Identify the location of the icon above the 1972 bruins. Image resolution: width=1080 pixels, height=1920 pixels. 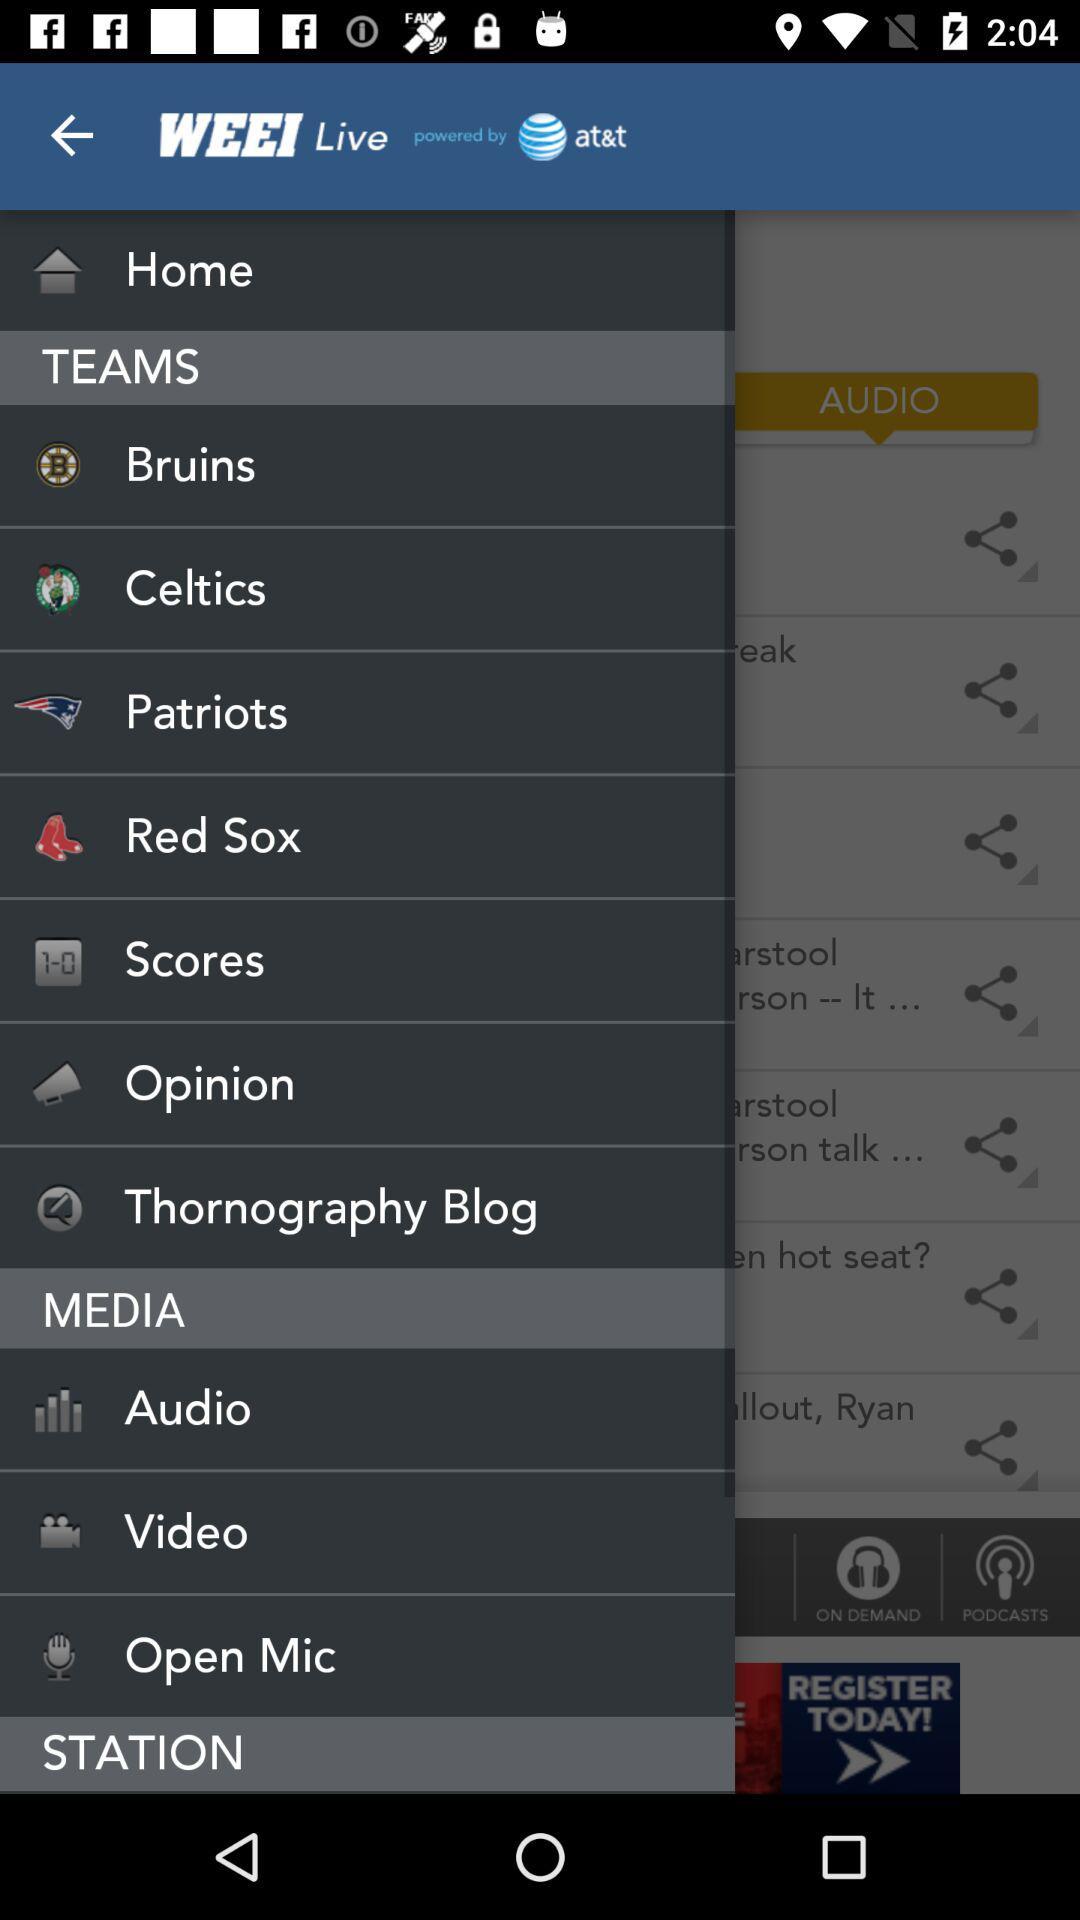
(200, 407).